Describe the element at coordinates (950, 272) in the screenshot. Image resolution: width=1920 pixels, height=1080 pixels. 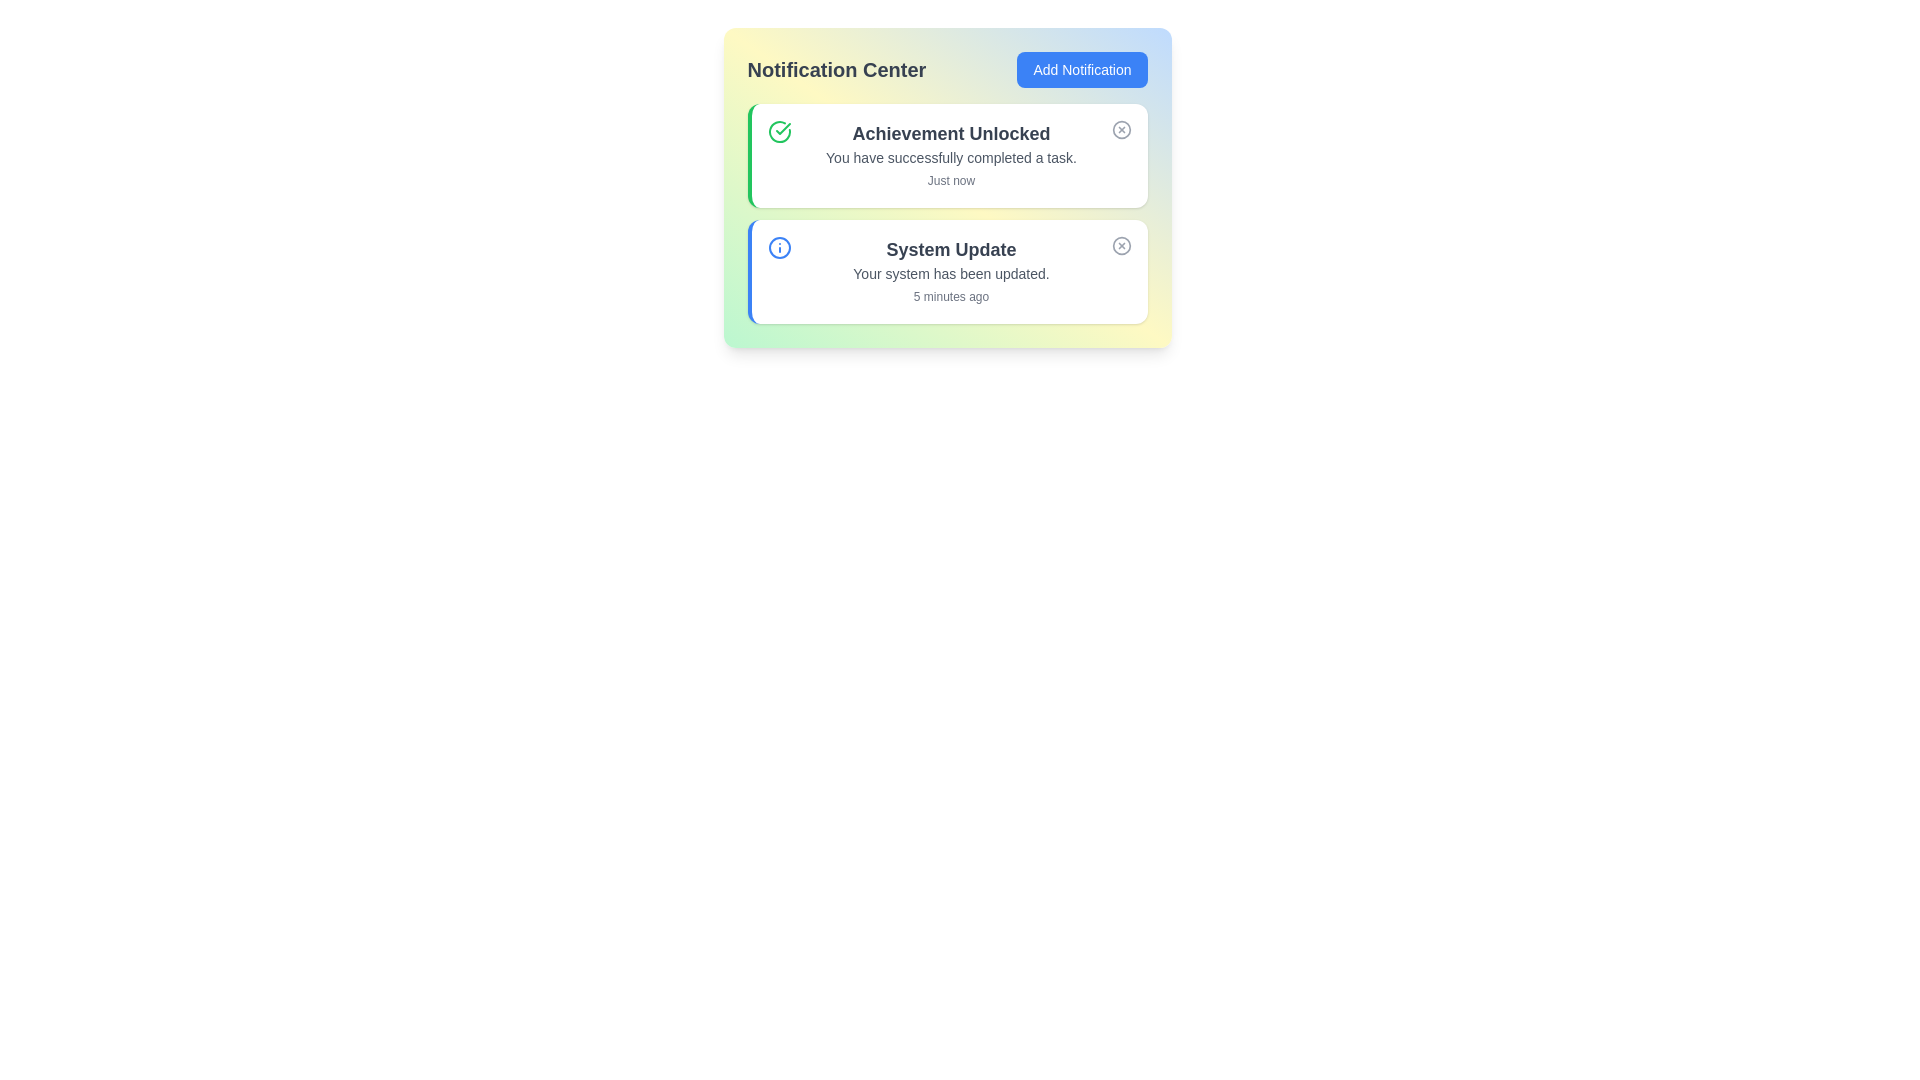
I see `notification message from the second notification card in the notification center, which provides information about a system update that occurred 5 minutes ago` at that location.